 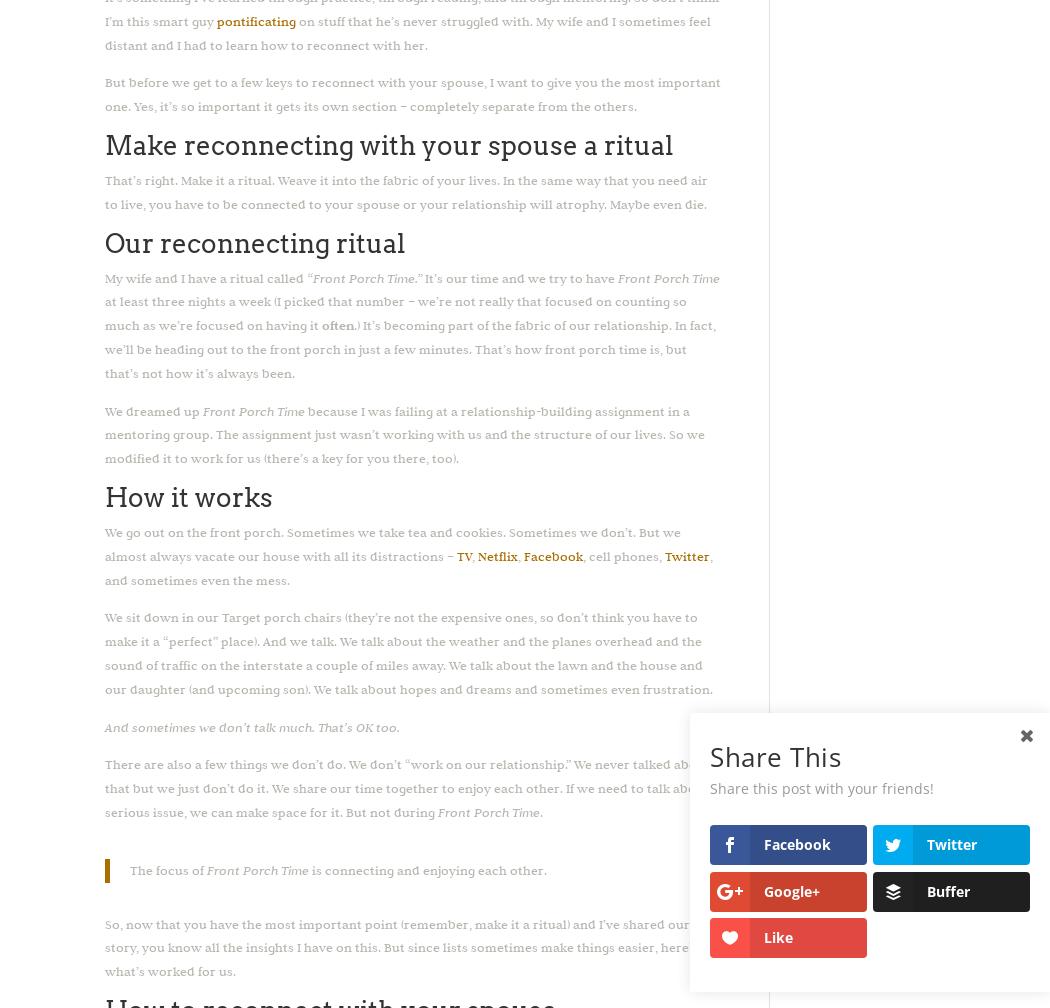 What do you see at coordinates (947, 890) in the screenshot?
I see `'Buffer'` at bounding box center [947, 890].